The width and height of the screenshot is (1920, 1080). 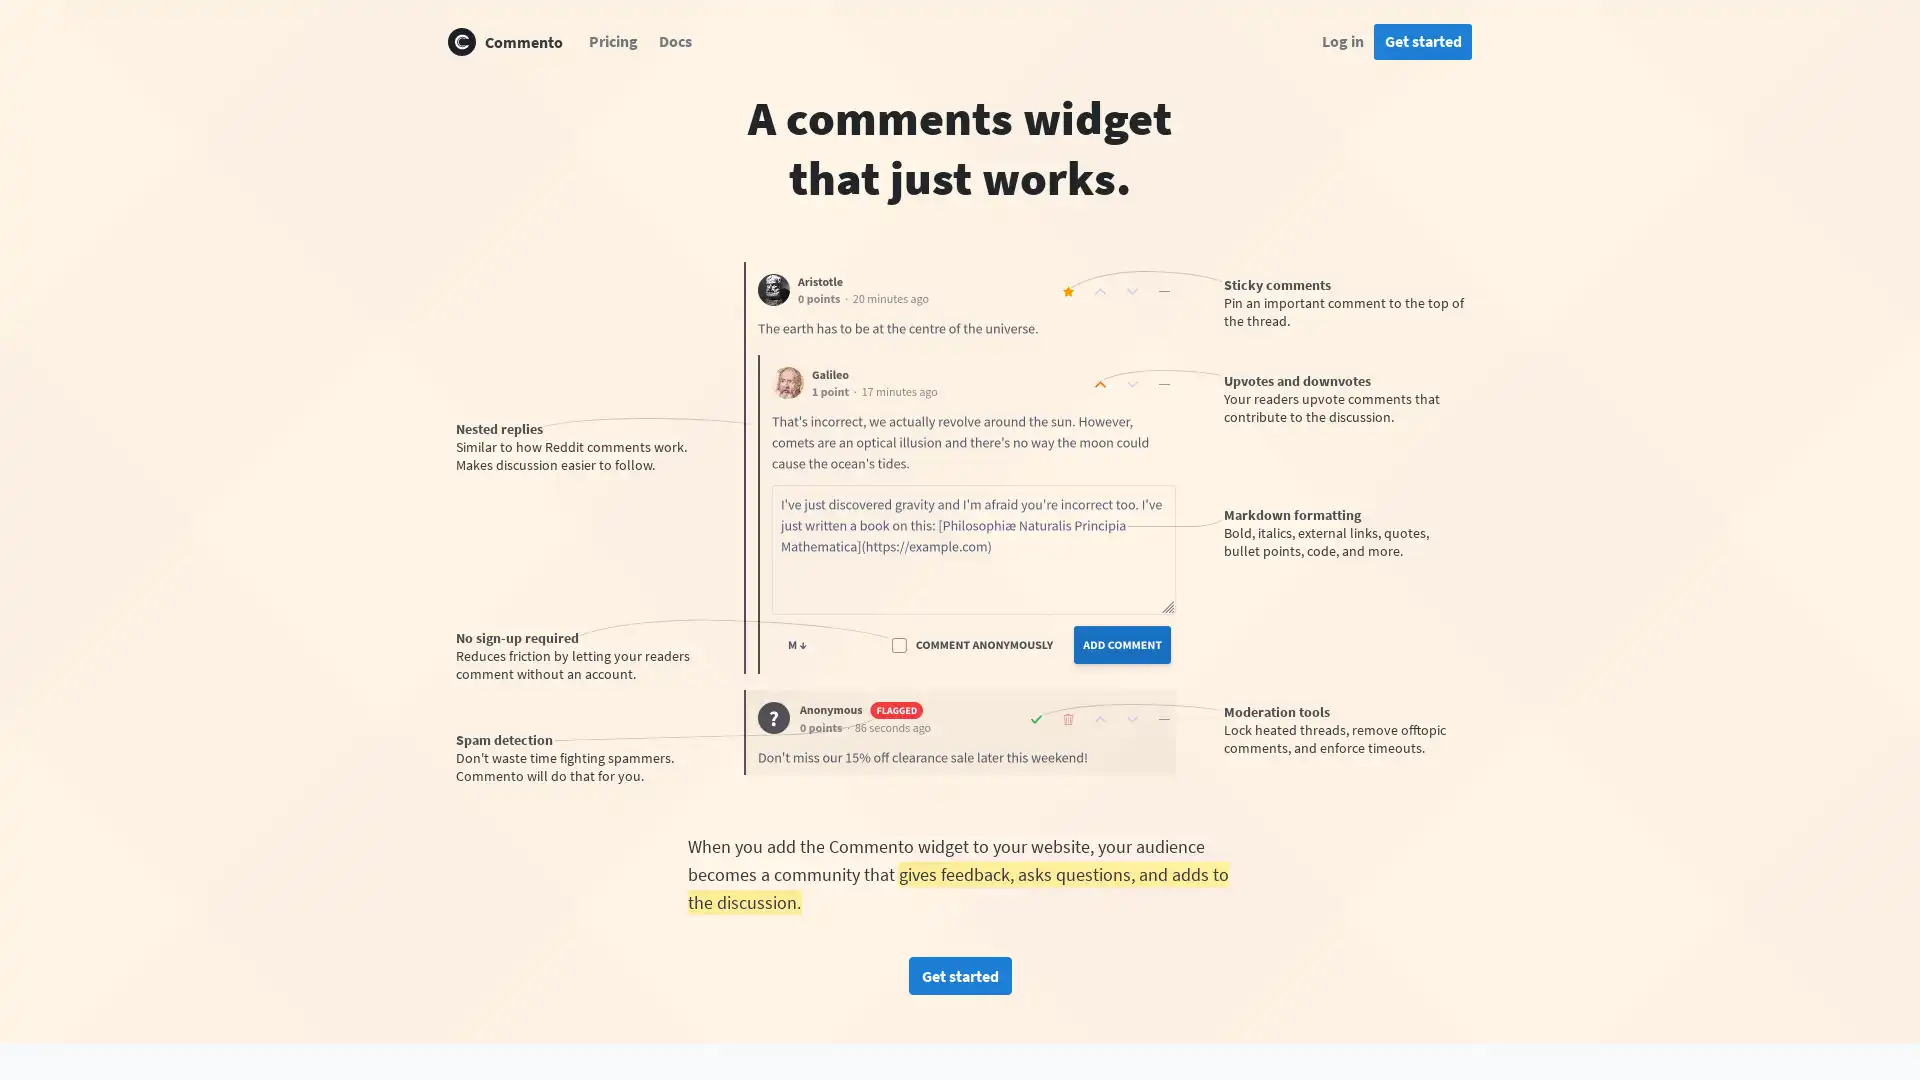 I want to click on Get started, so click(x=958, y=974).